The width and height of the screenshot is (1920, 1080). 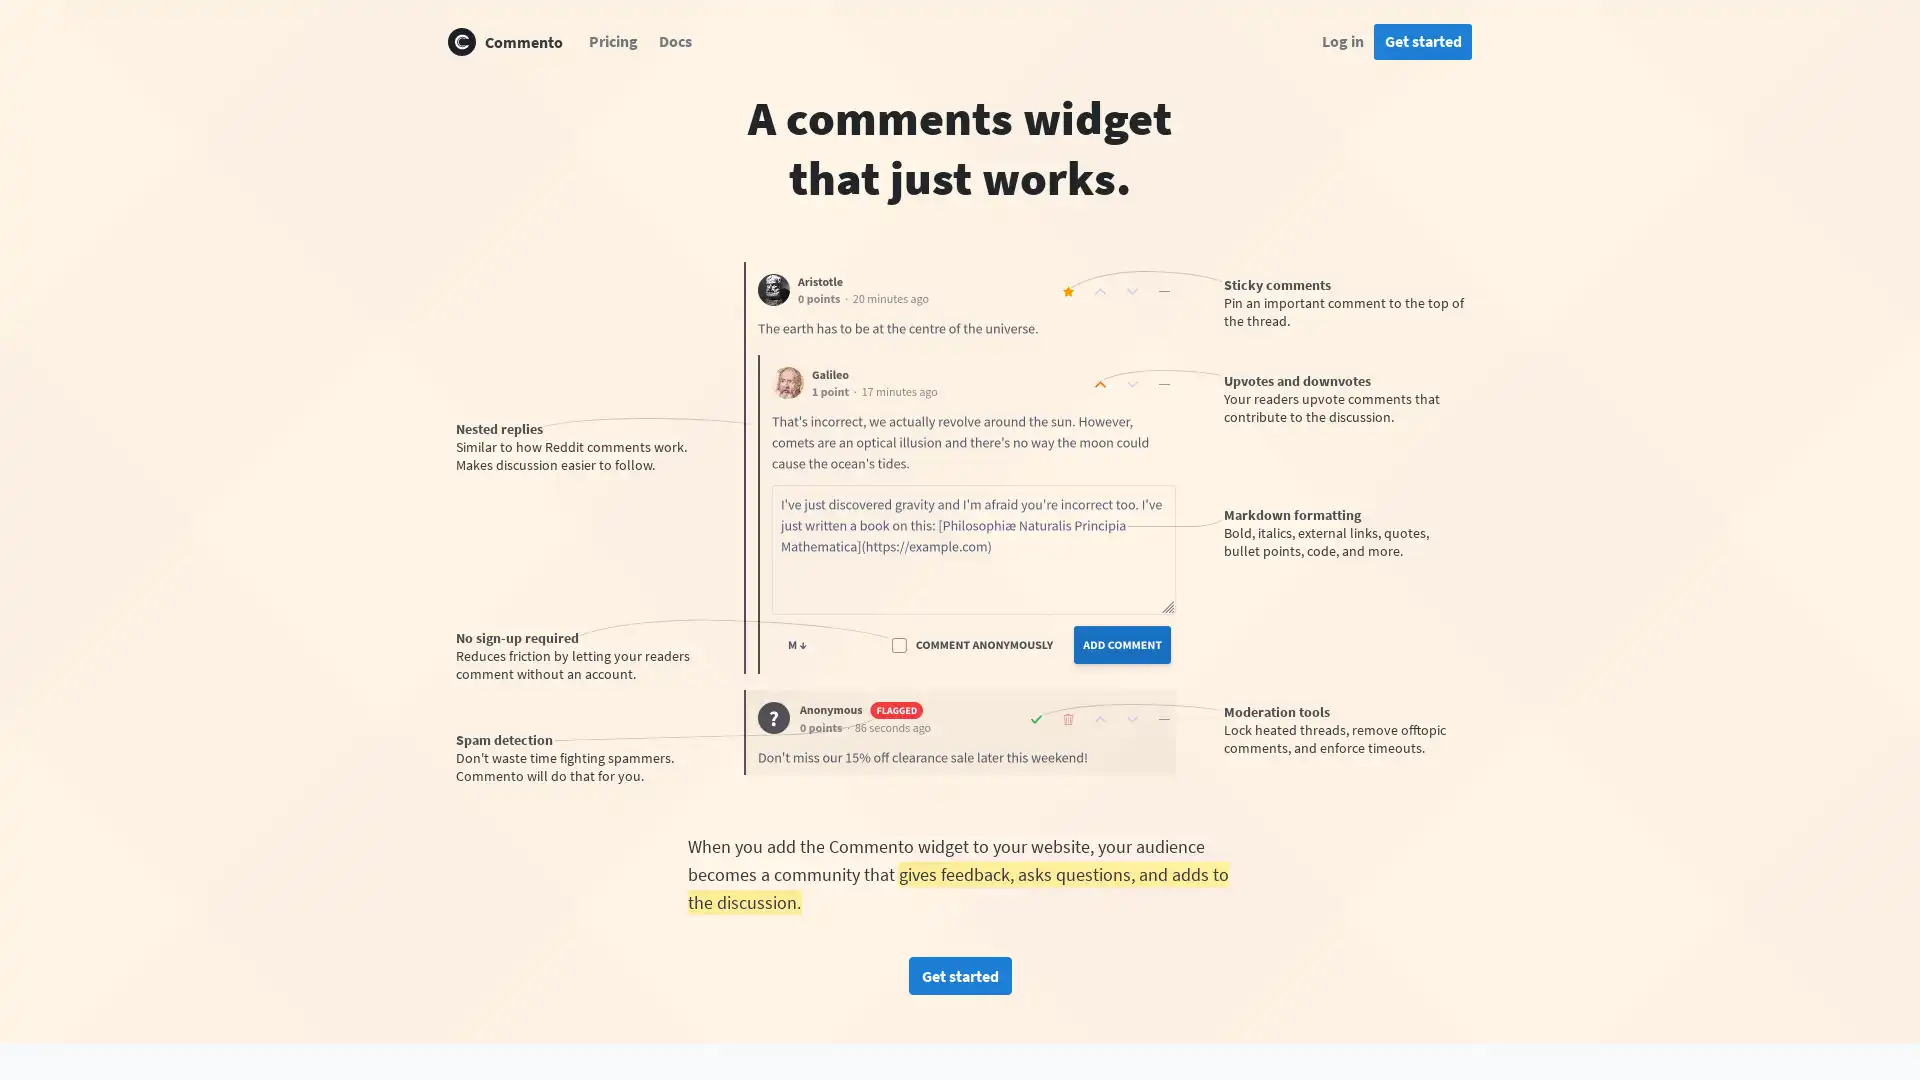 I want to click on Get started, so click(x=958, y=974).